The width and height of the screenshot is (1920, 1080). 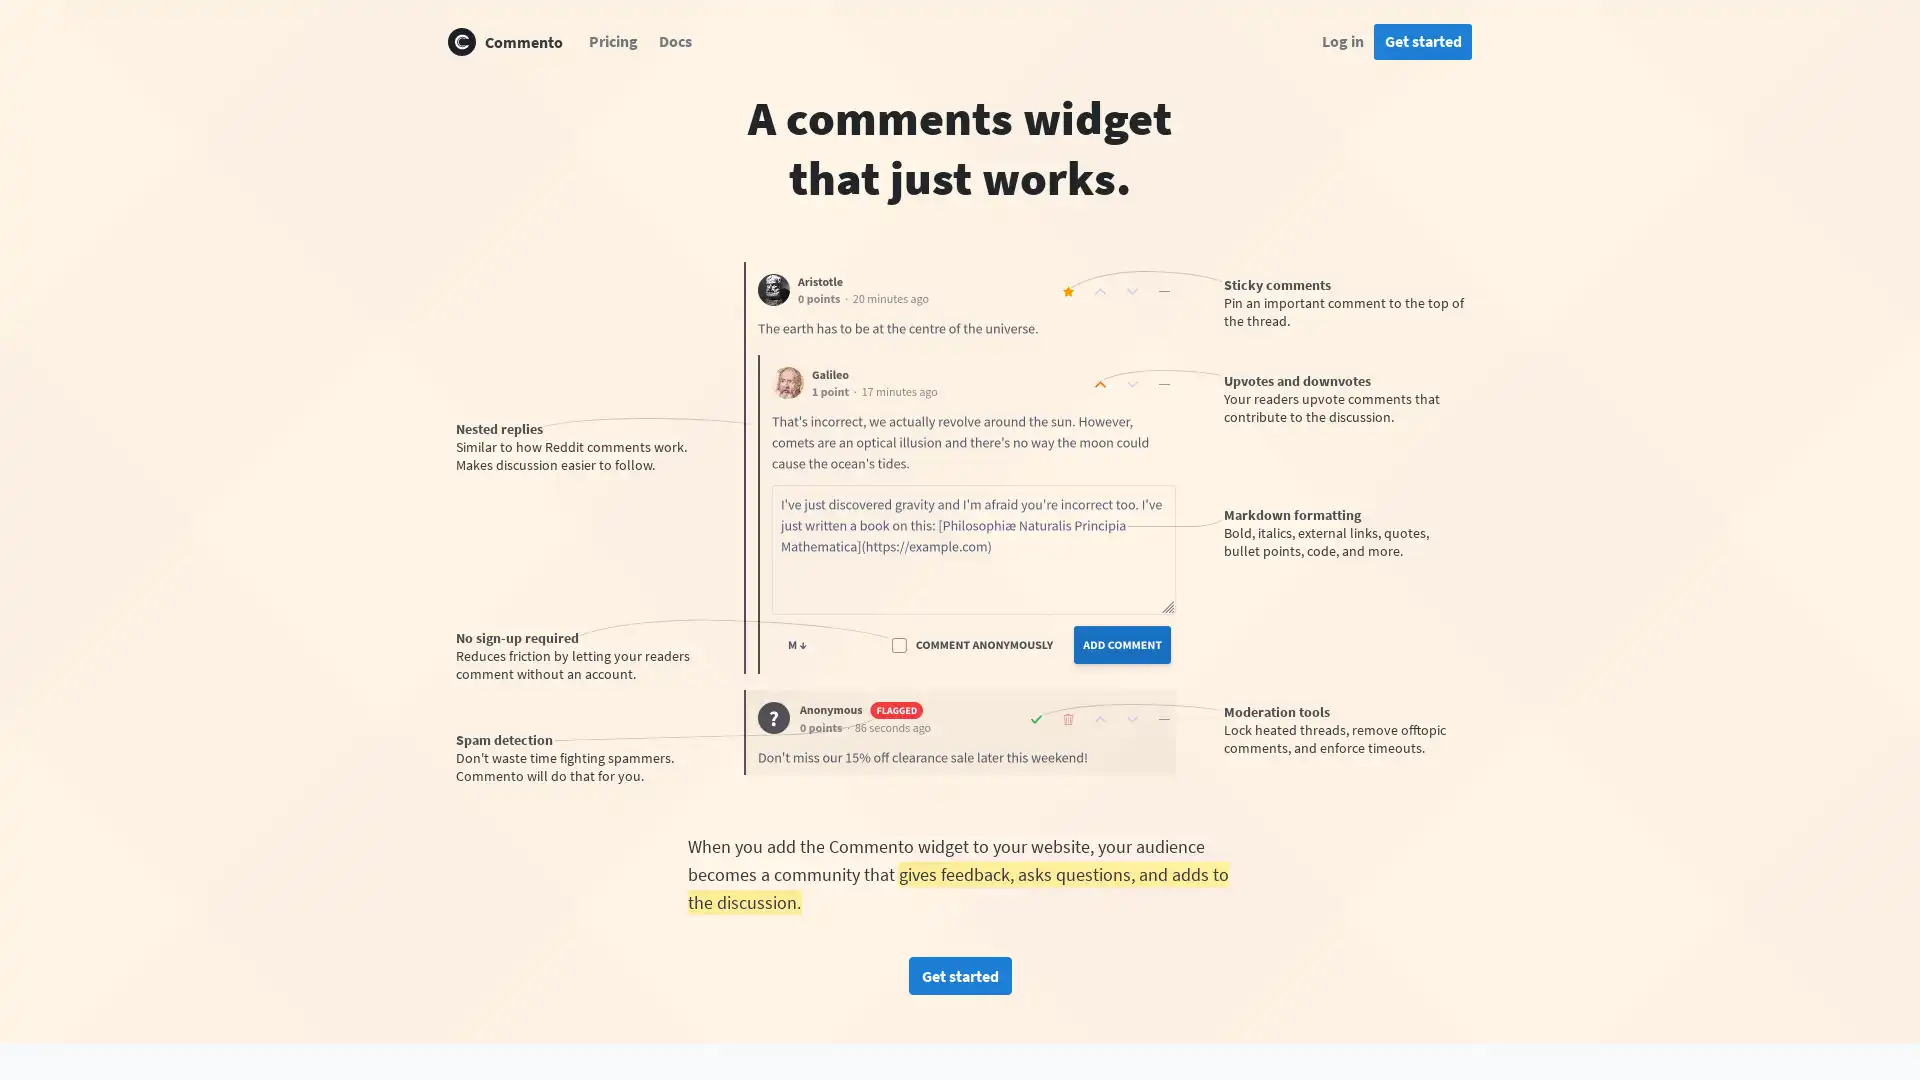 I want to click on Get started, so click(x=958, y=974).